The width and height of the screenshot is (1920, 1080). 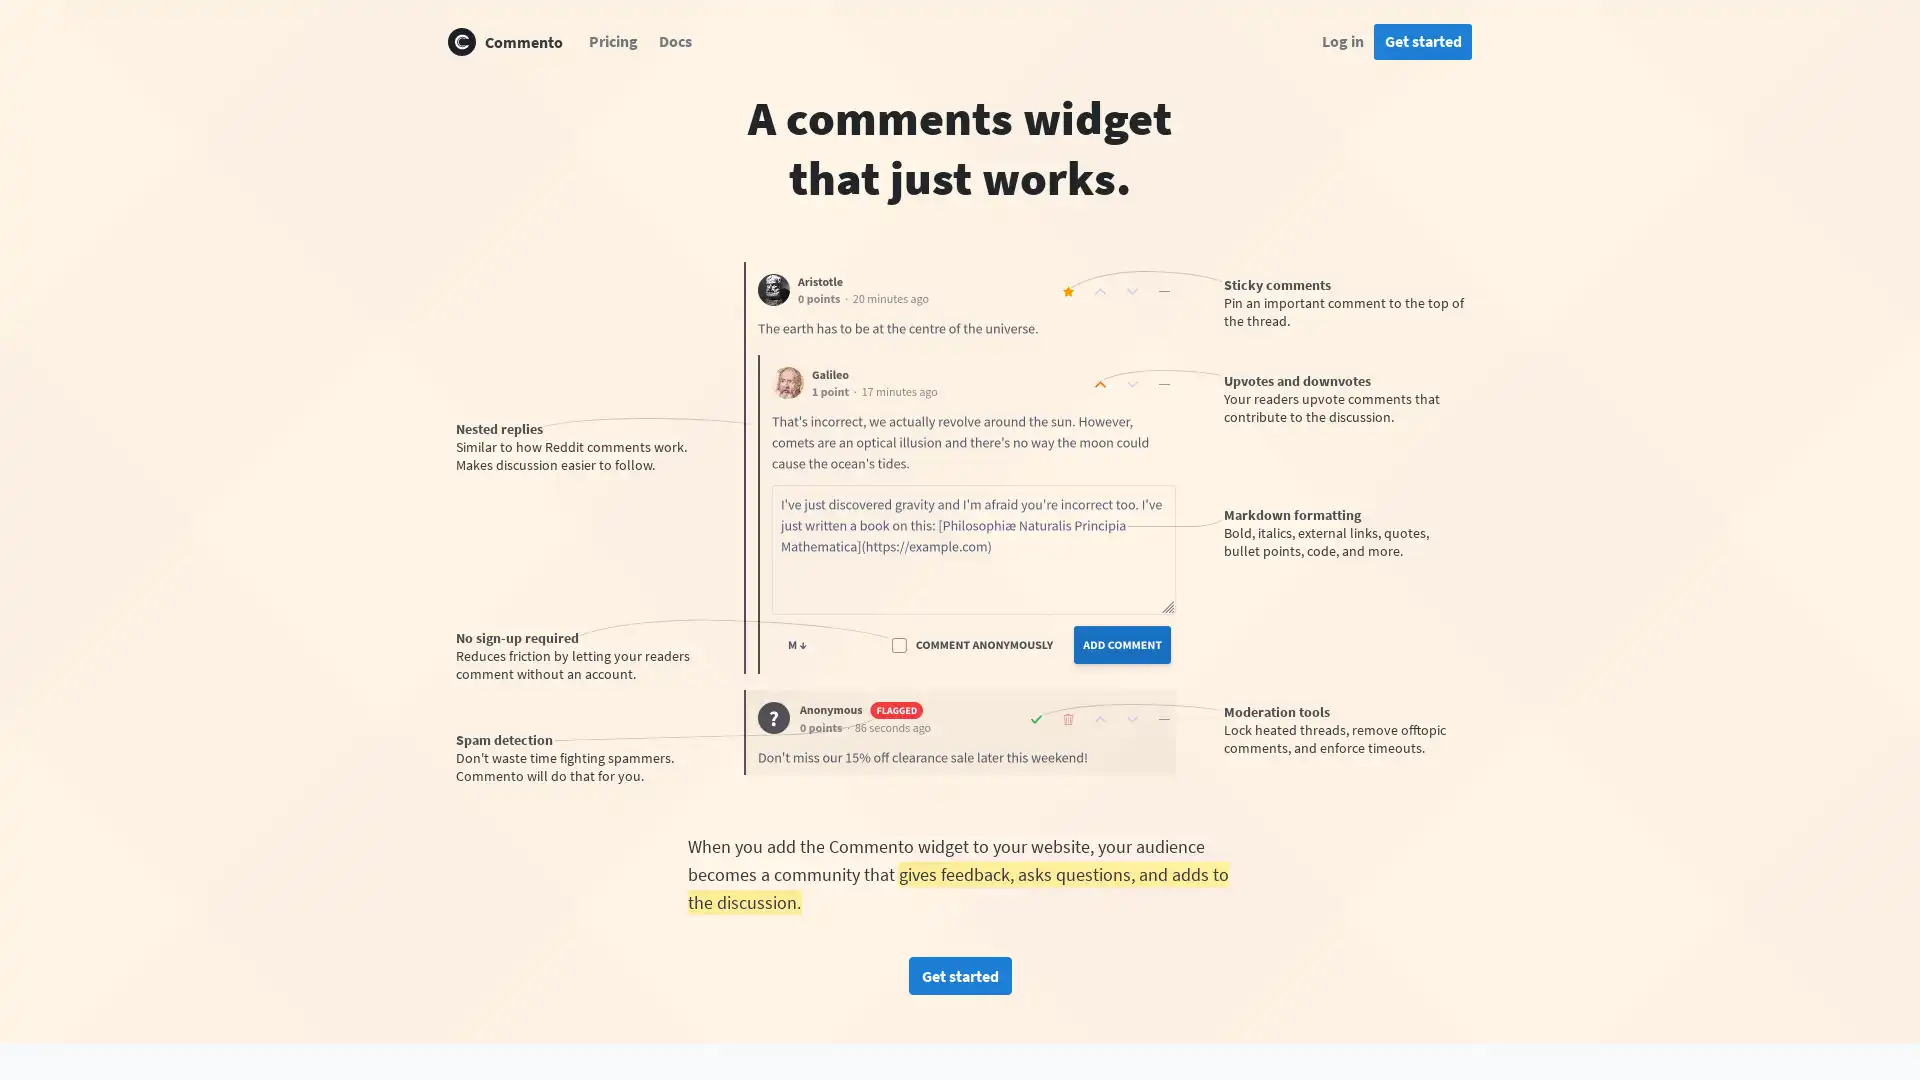 I want to click on Get started, so click(x=958, y=974).